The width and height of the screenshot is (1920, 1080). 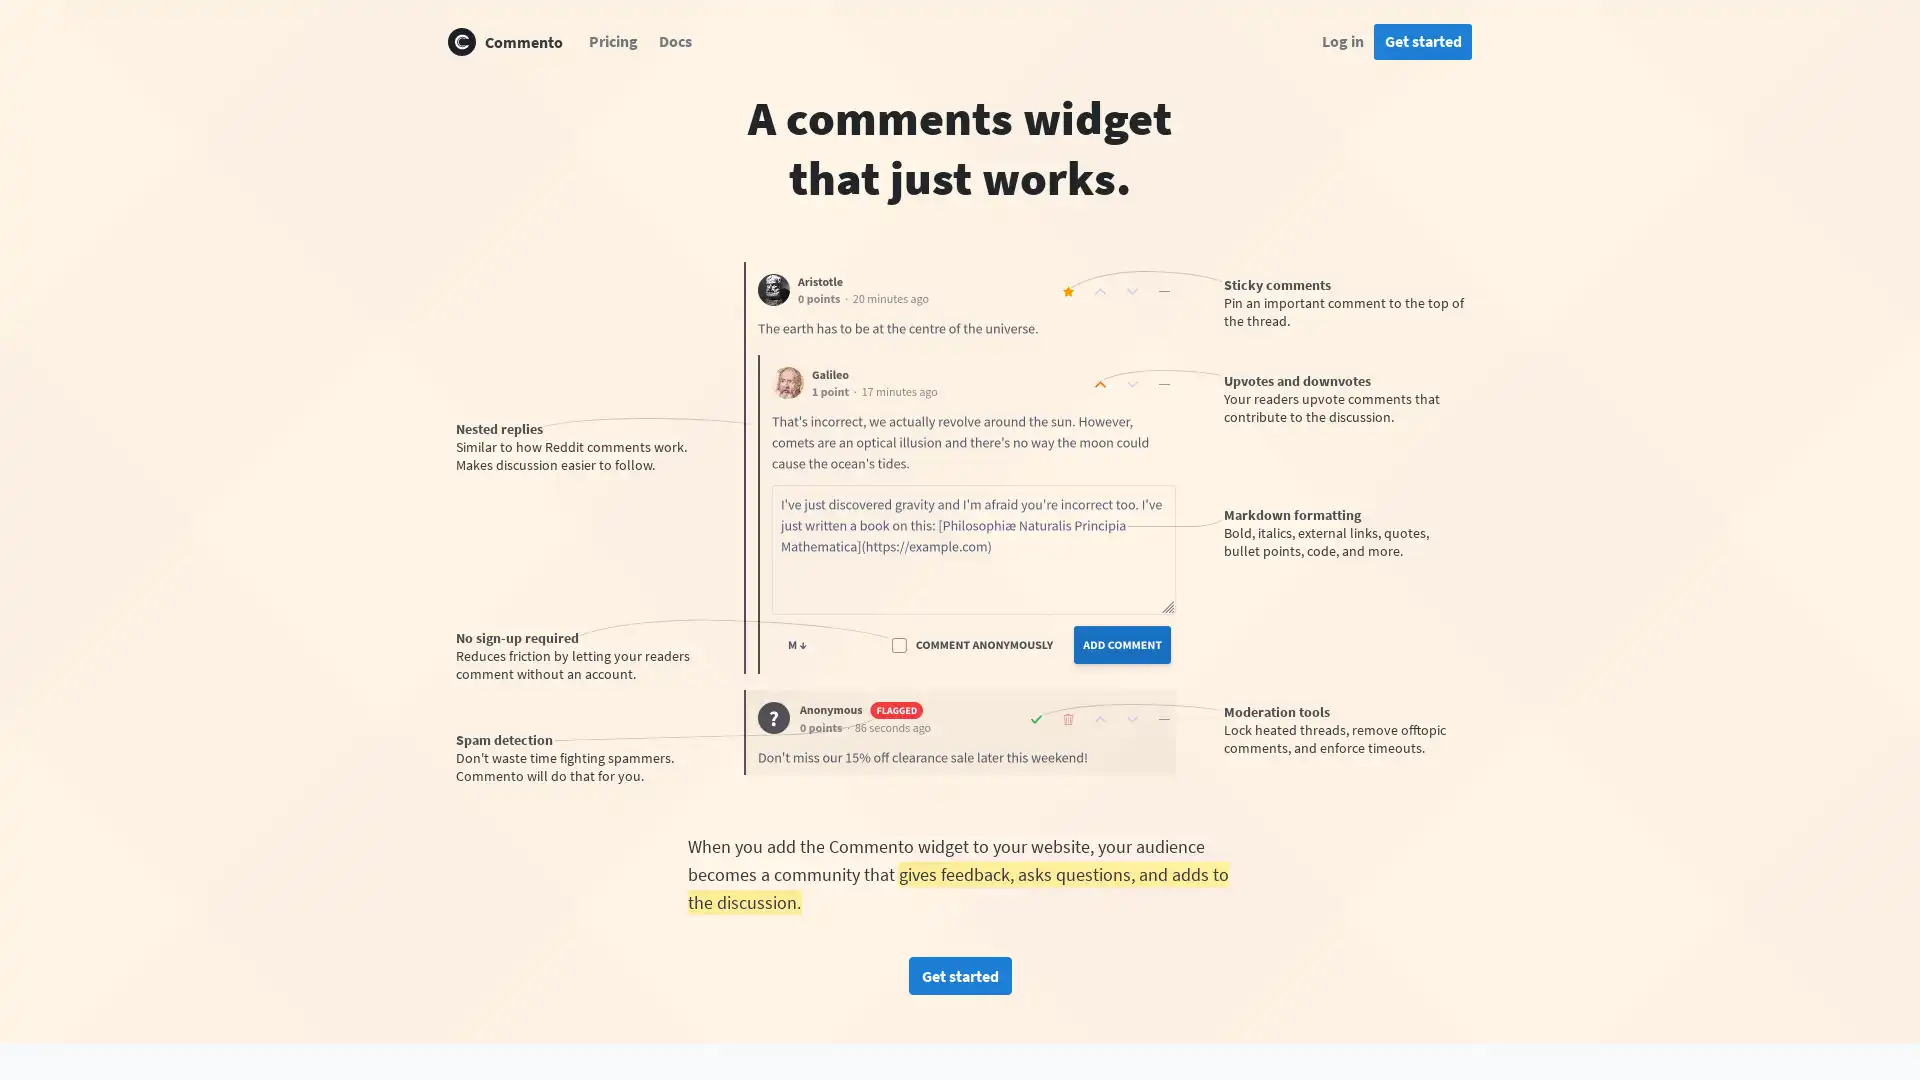 I want to click on Get started, so click(x=958, y=974).